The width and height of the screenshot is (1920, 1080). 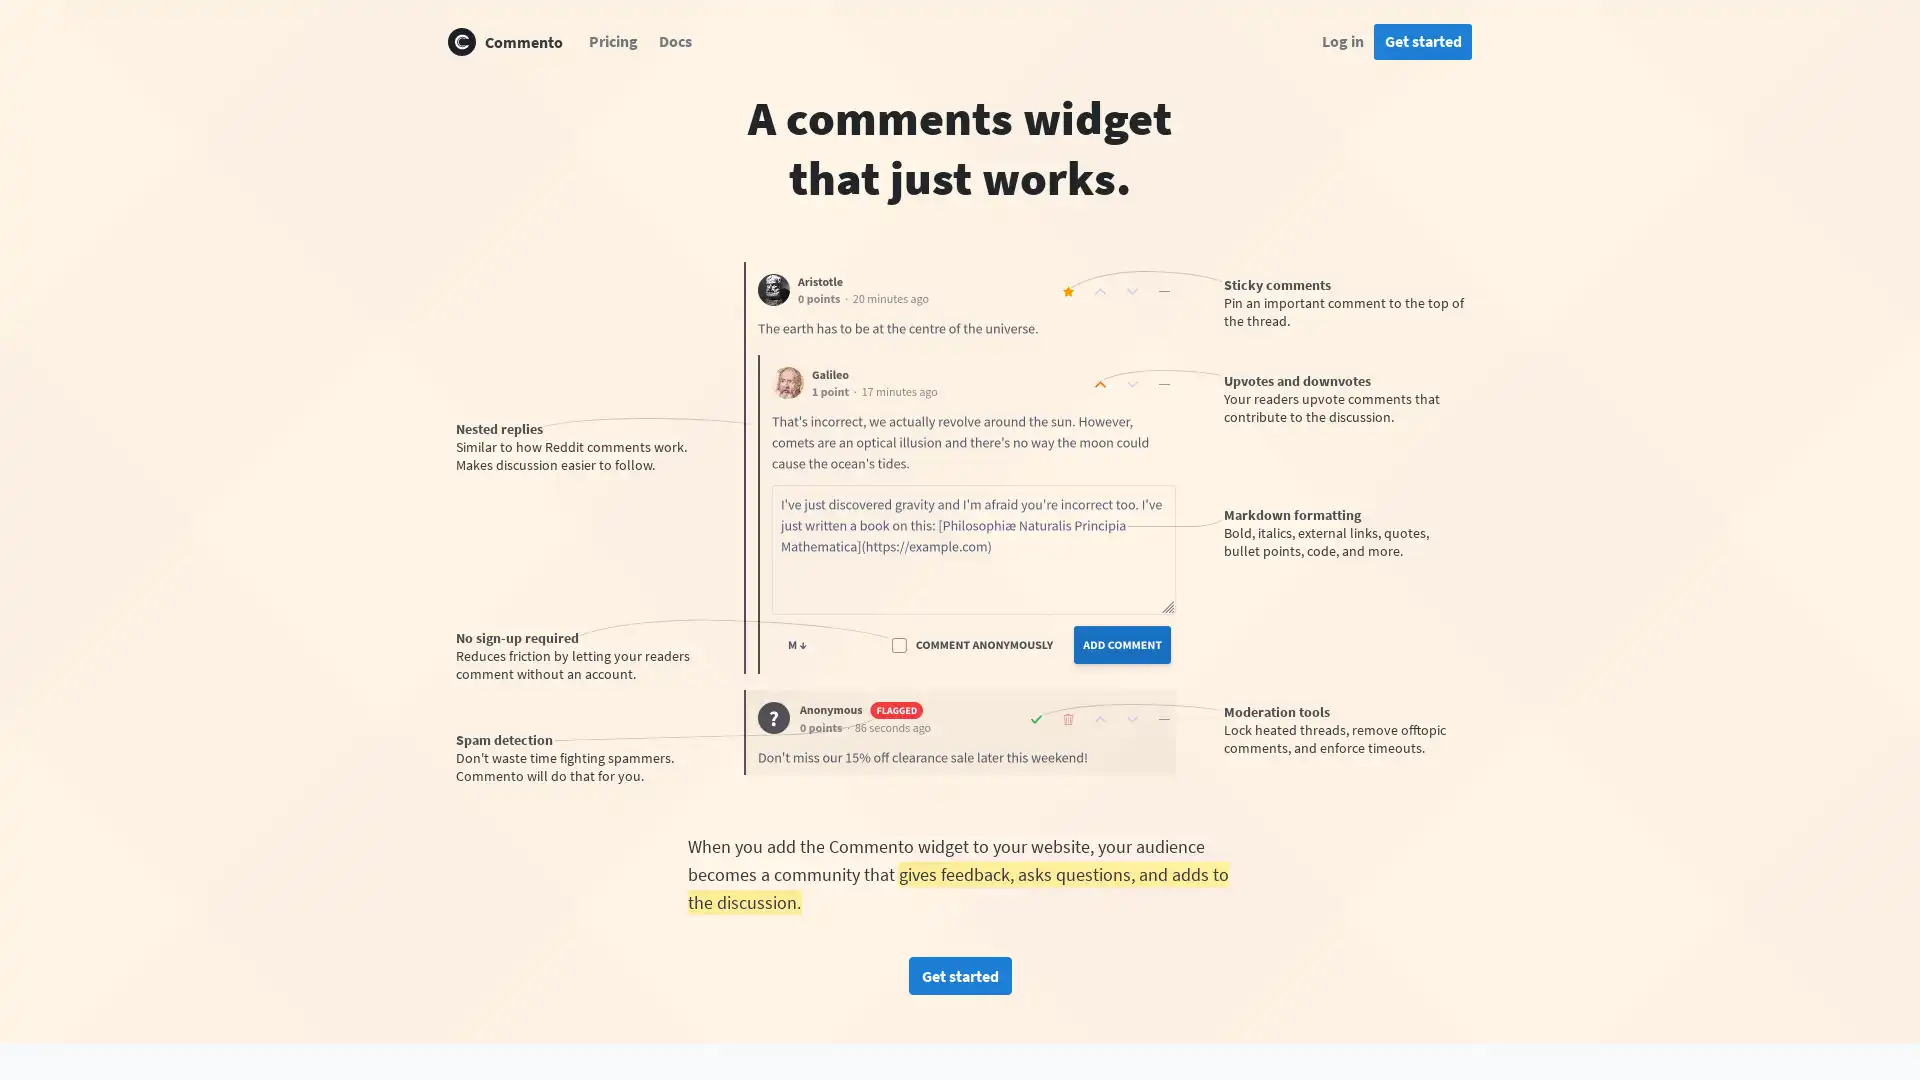 I want to click on Get started, so click(x=958, y=974).